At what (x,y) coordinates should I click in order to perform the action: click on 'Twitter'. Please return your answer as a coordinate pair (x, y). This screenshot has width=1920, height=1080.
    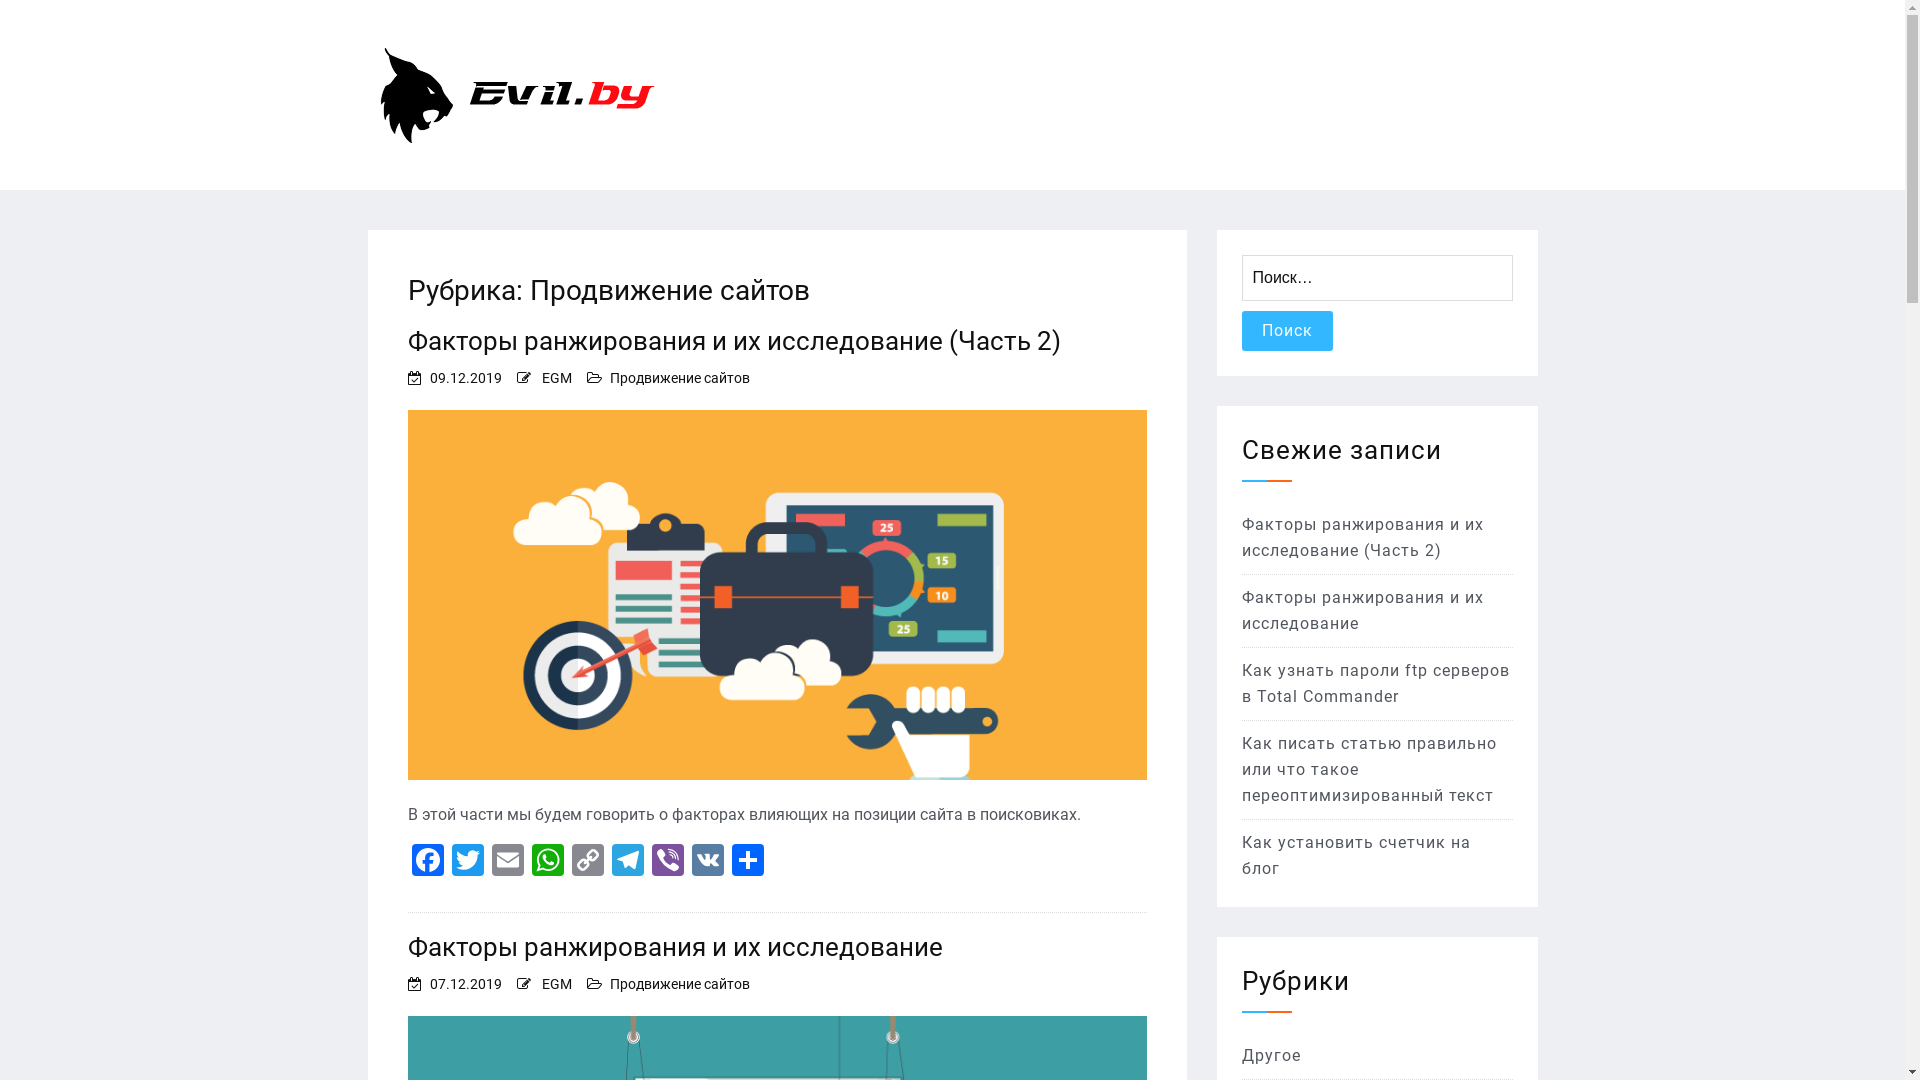
    Looking at the image, I should click on (446, 861).